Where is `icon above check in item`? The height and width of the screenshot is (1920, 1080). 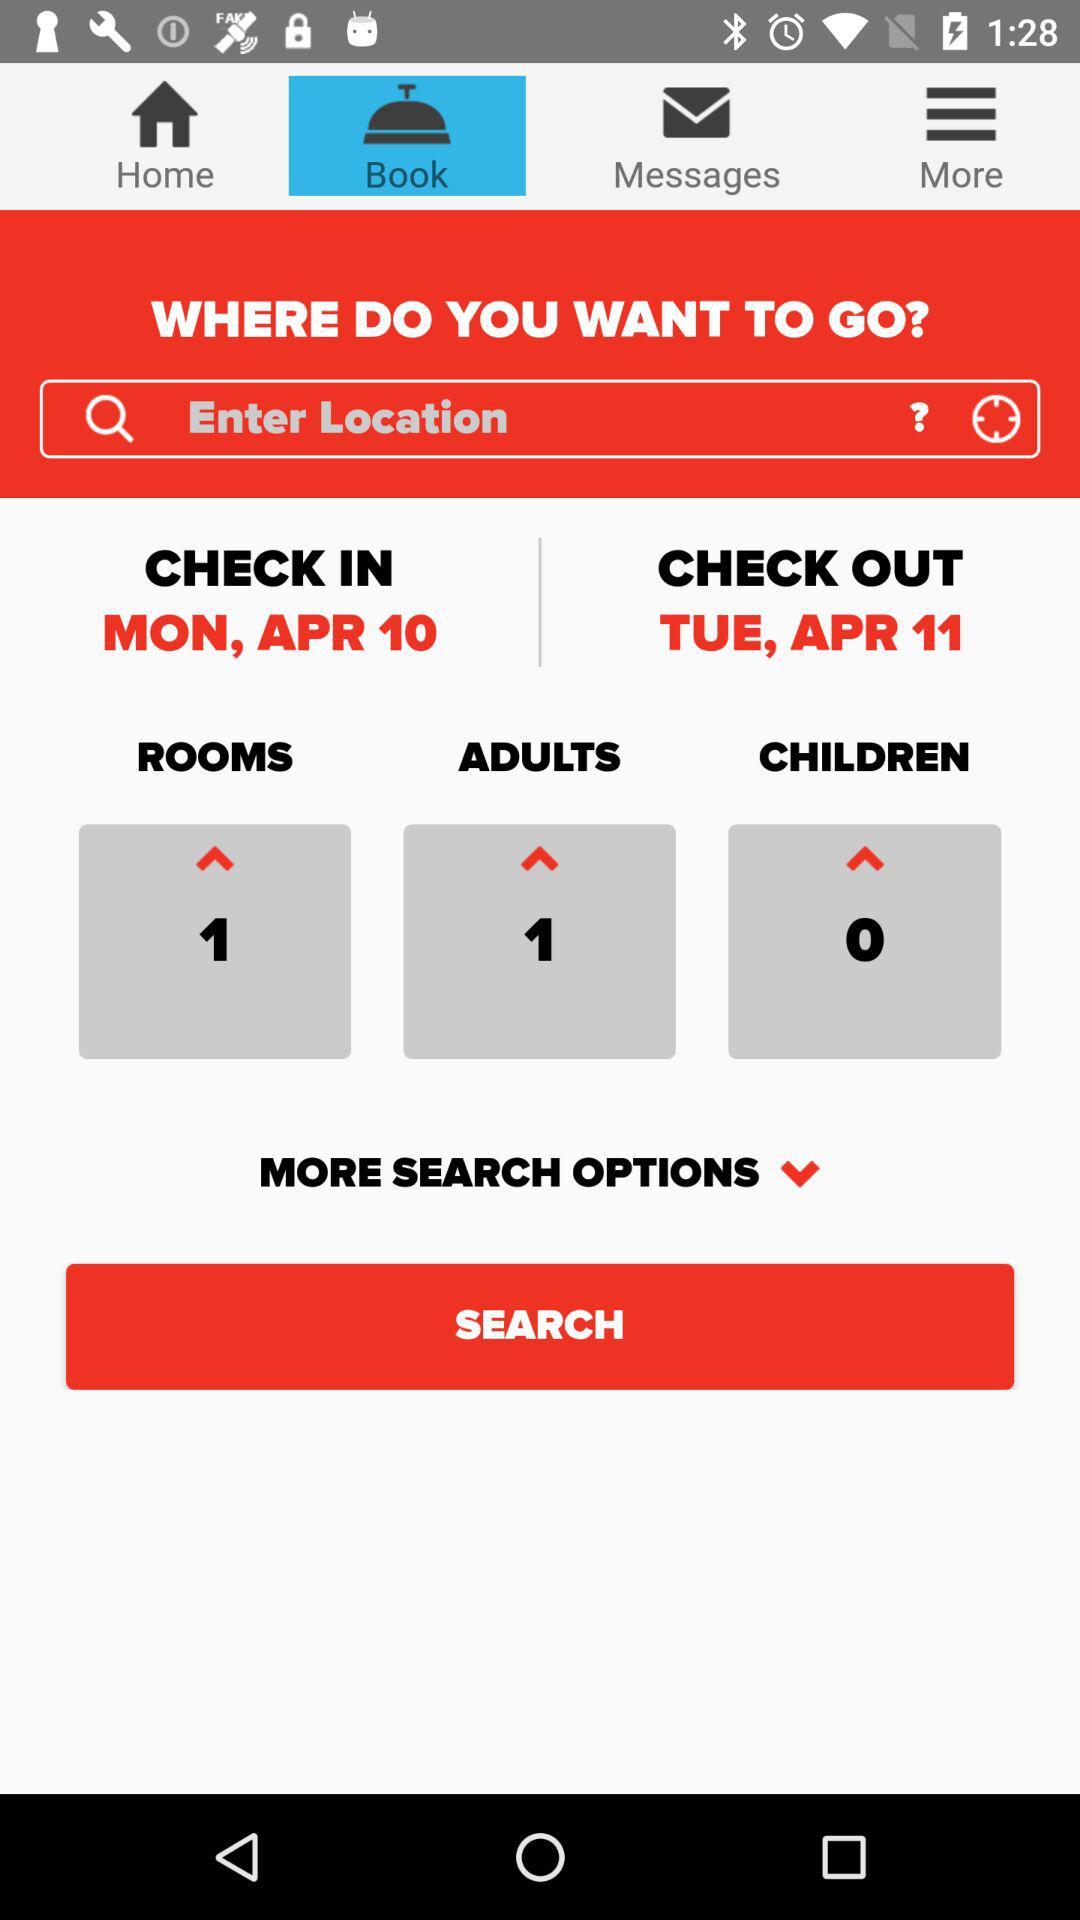
icon above check in item is located at coordinates (109, 417).